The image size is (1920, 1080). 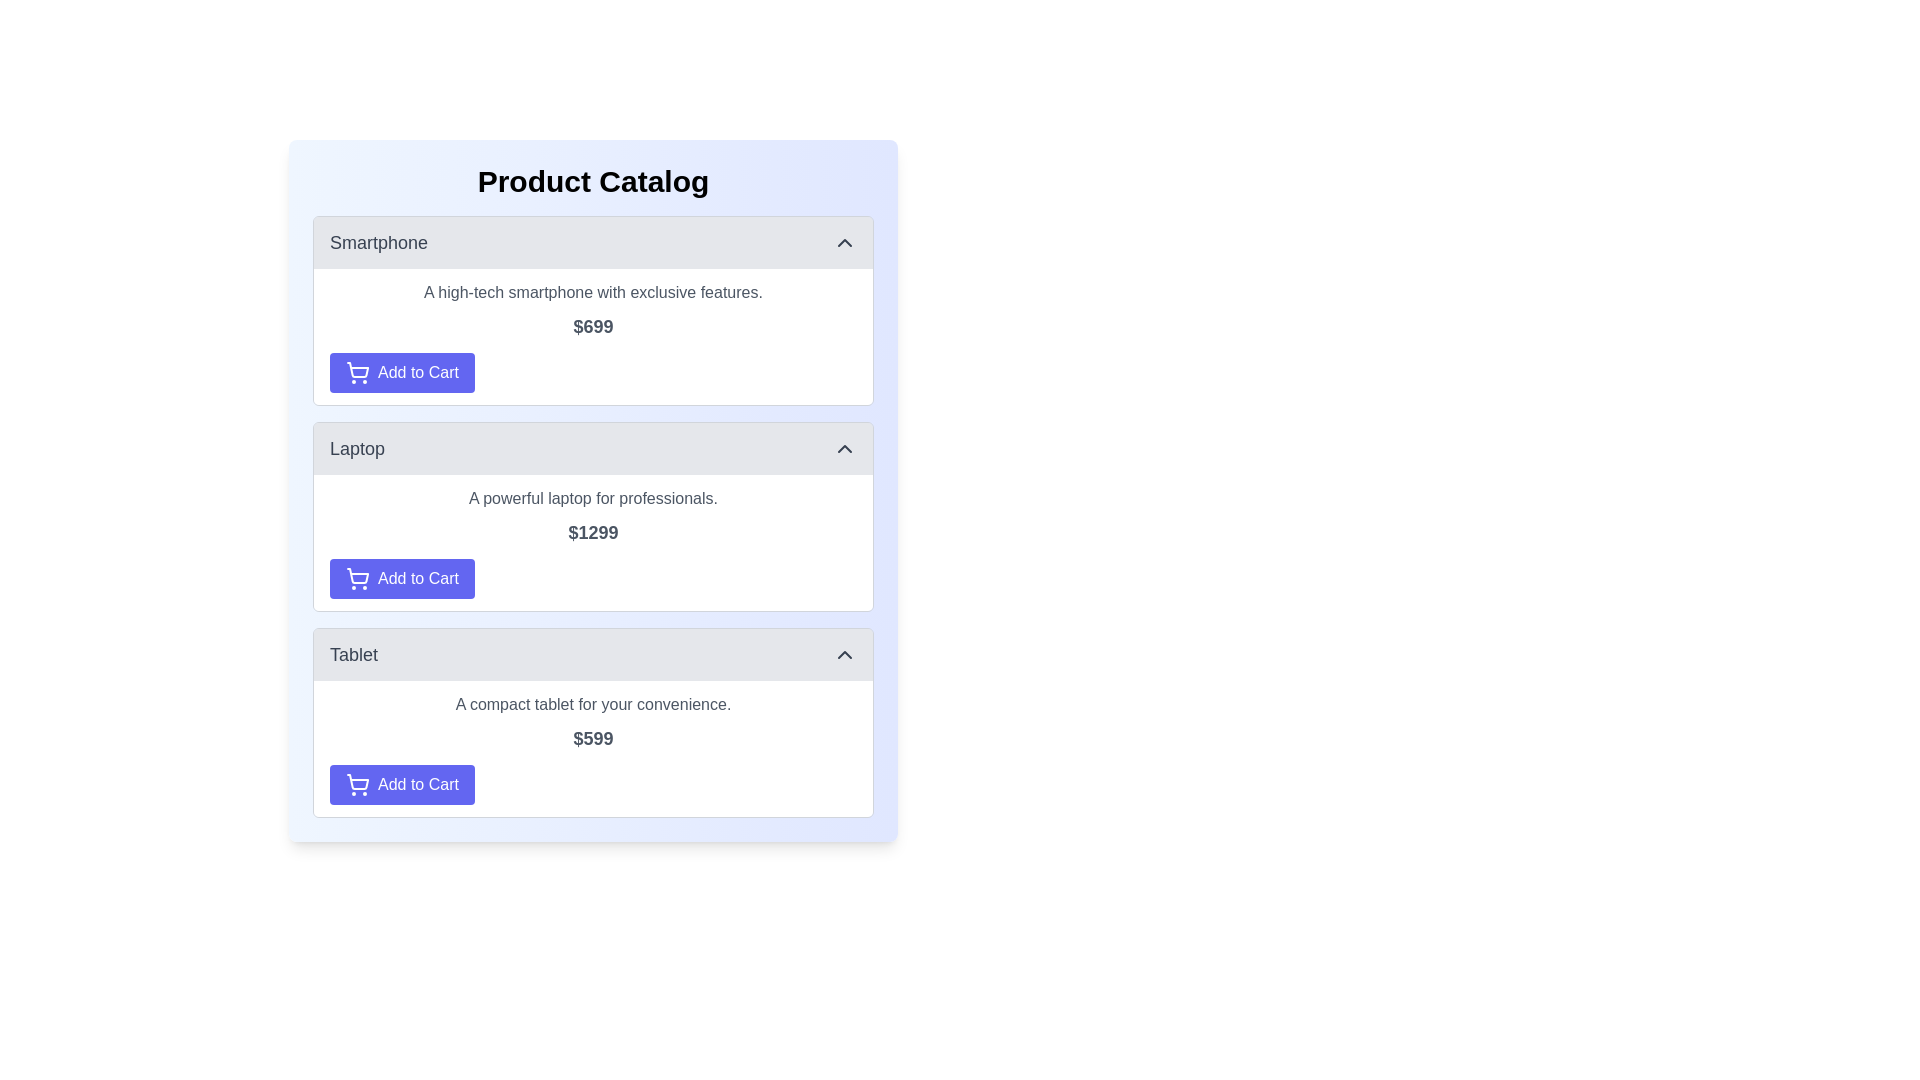 What do you see at coordinates (592, 704) in the screenshot?
I see `the descriptive text 'A compact tablet for your convenience.' located in the Tablet section of the product catalog` at bounding box center [592, 704].